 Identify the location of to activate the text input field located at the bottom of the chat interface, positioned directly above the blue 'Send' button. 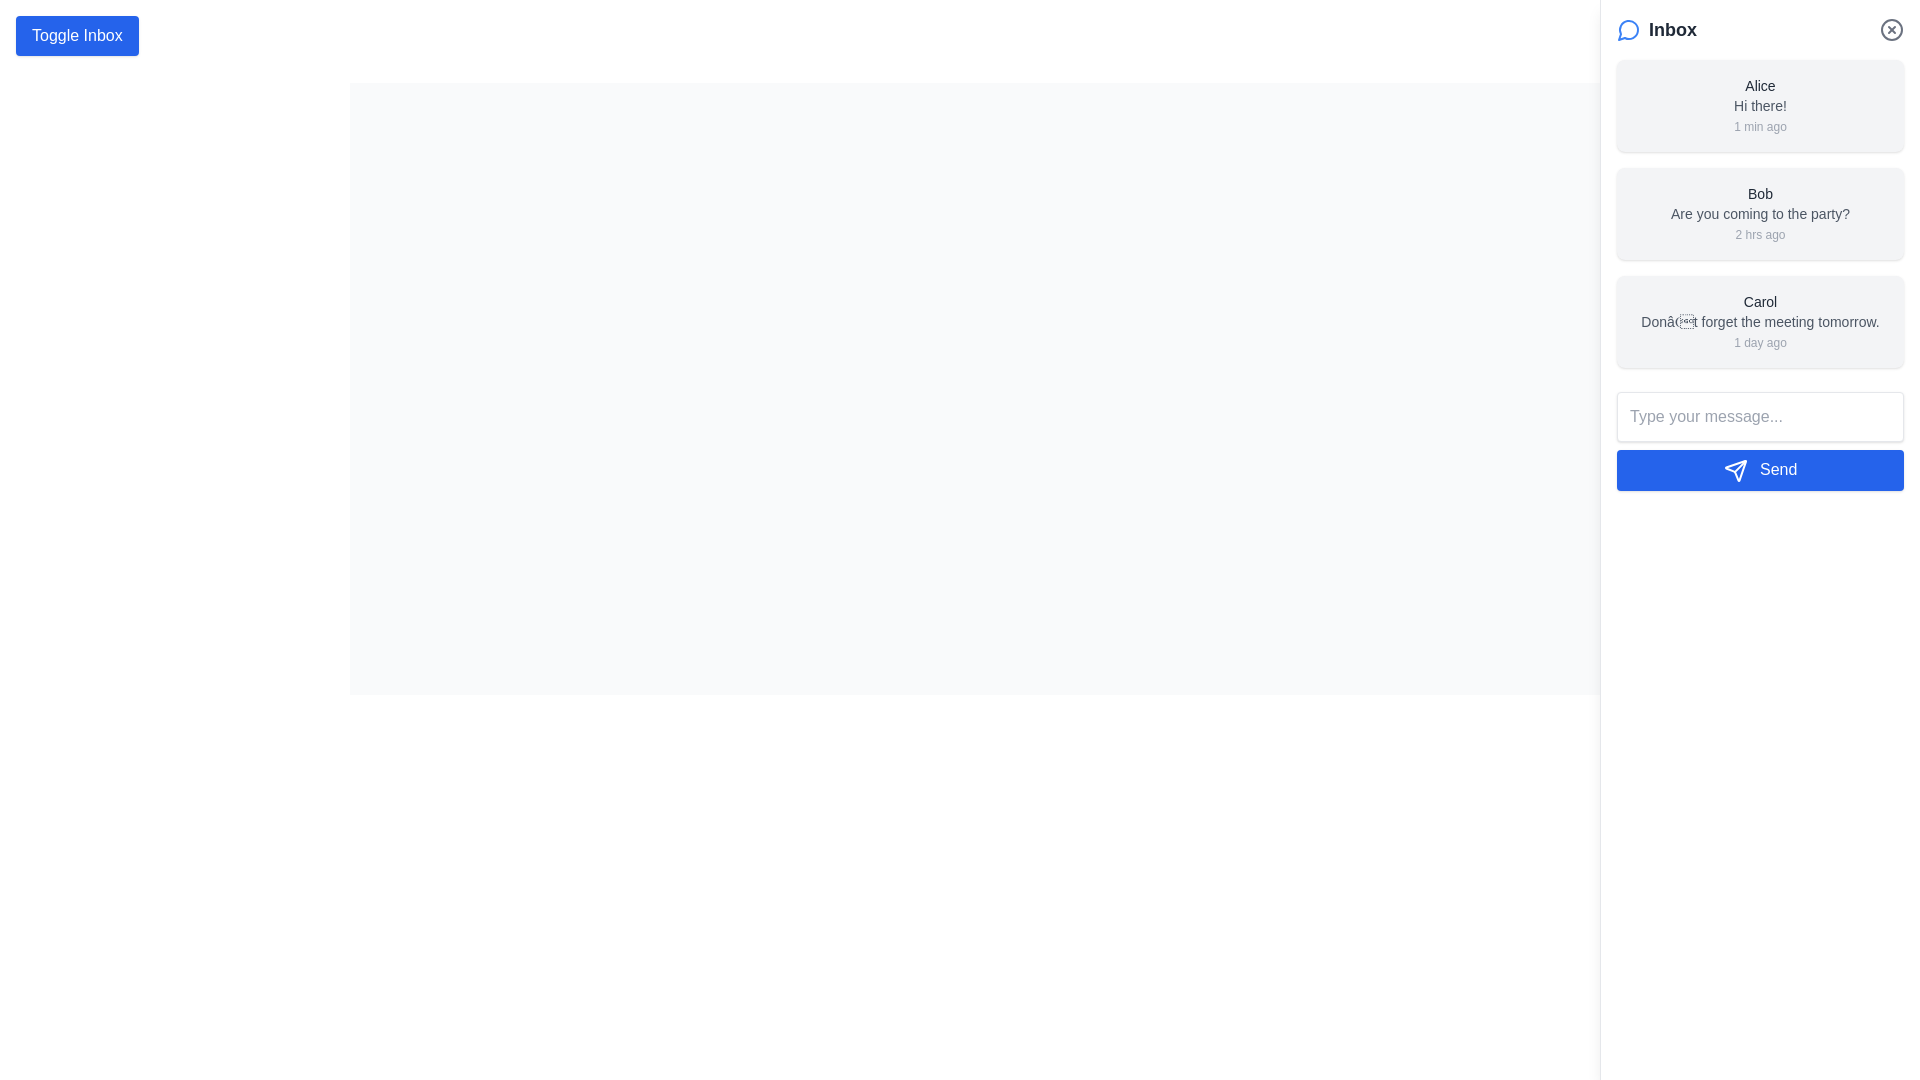
(1760, 415).